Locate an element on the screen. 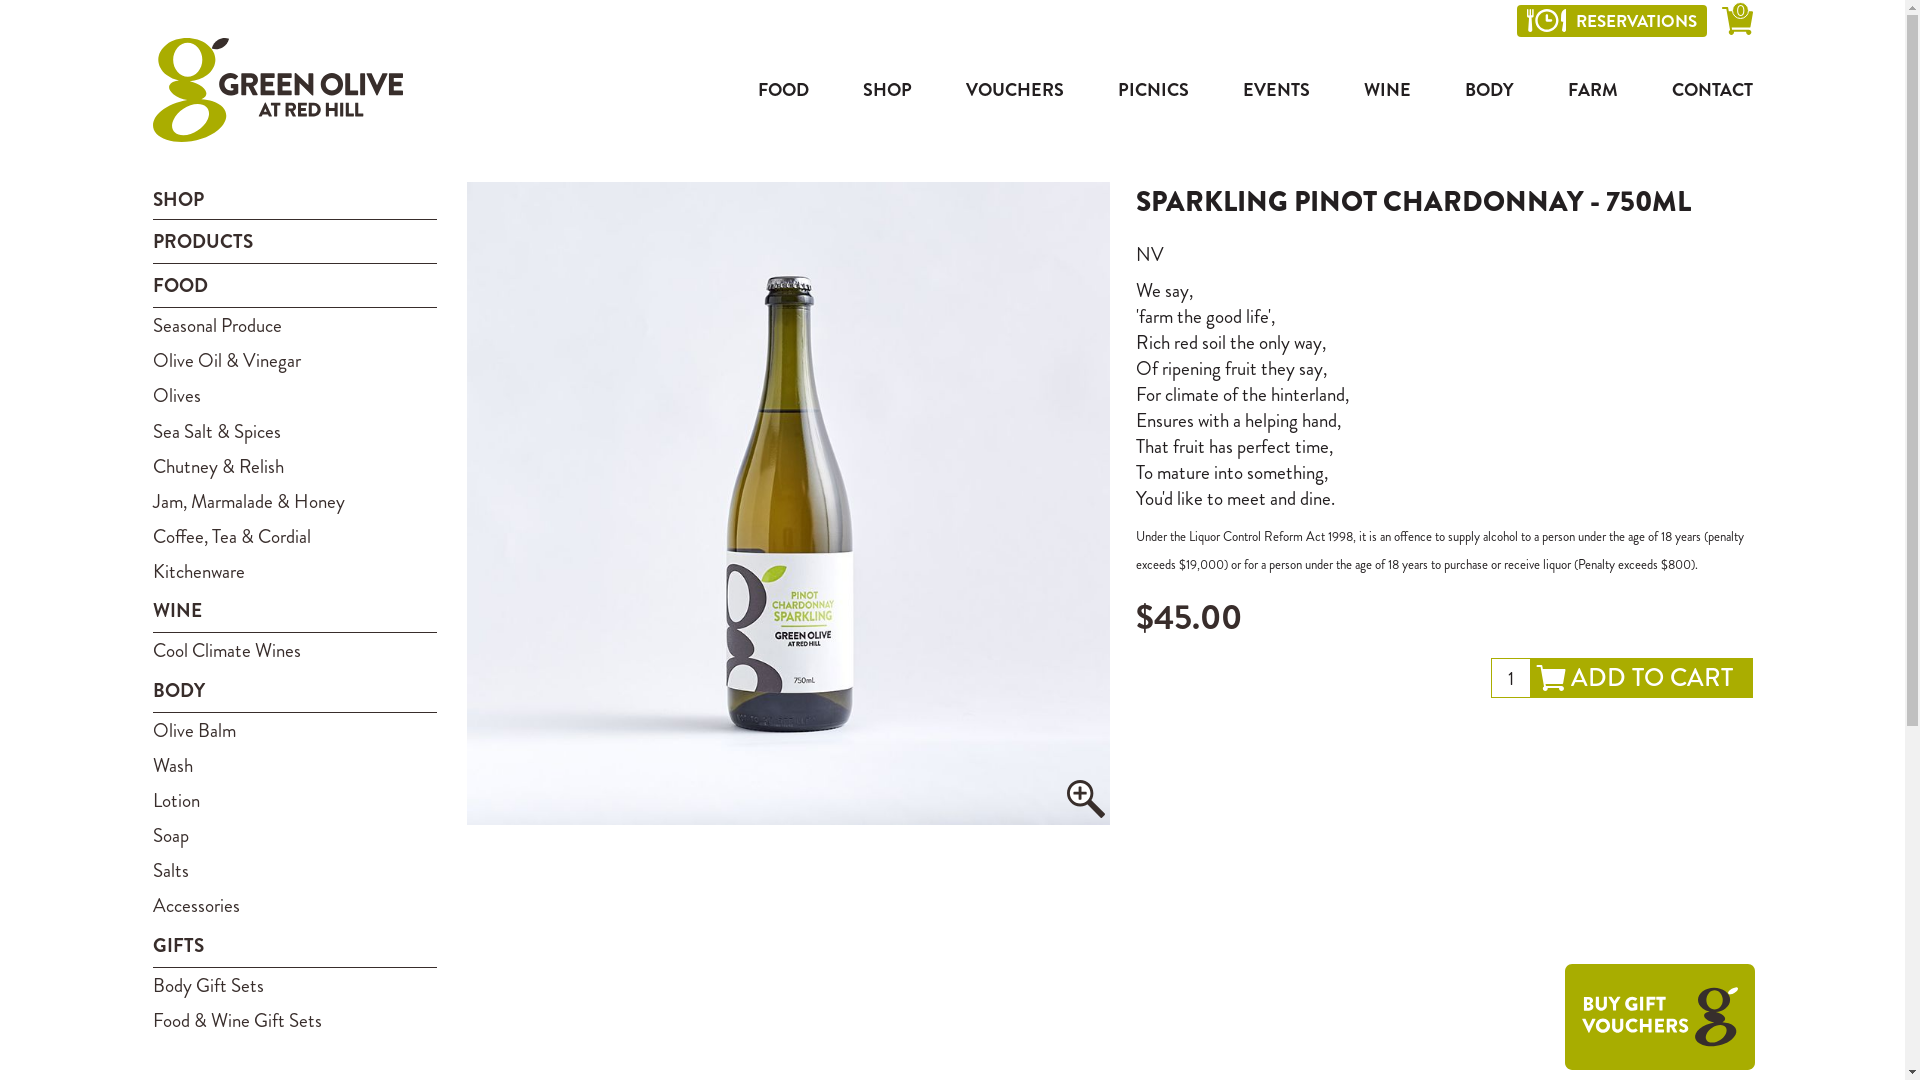 This screenshot has width=1920, height=1080. 'ADD TO CART' is located at coordinates (1641, 677).